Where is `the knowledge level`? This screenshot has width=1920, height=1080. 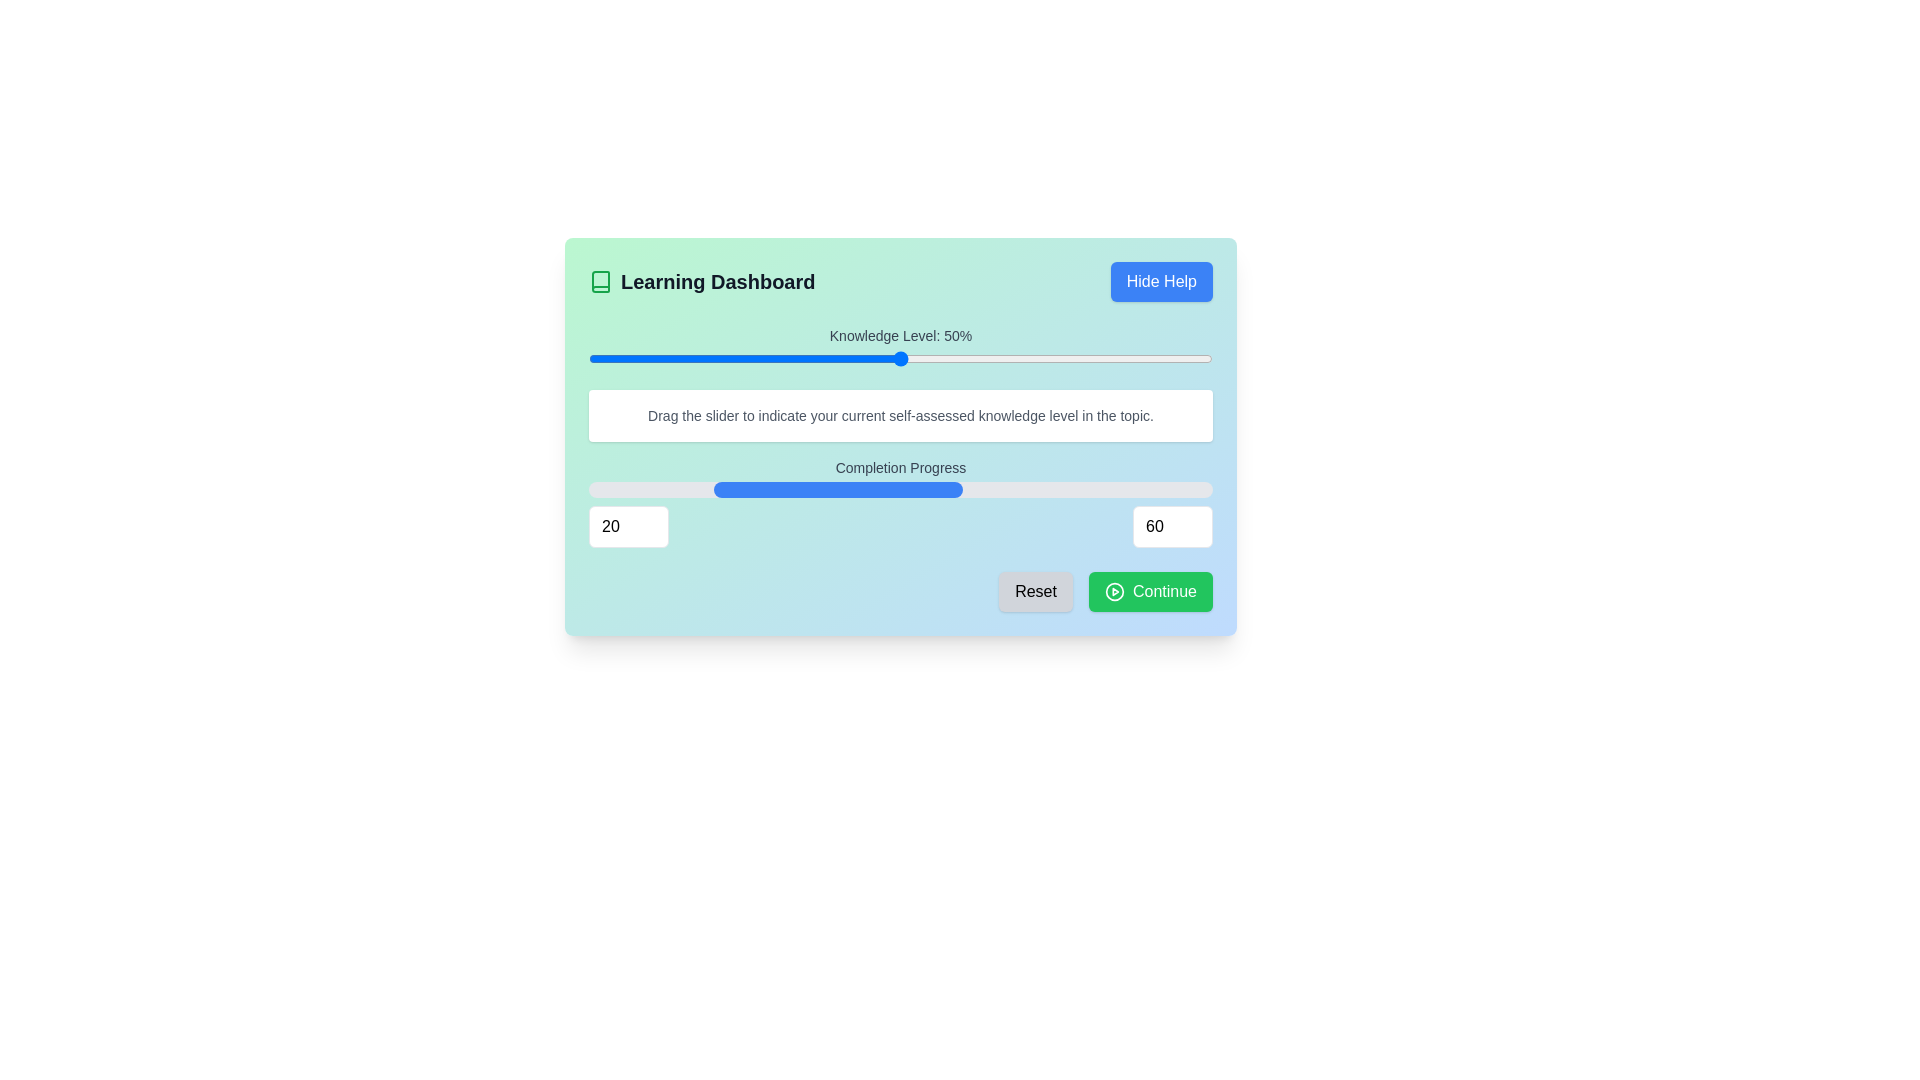 the knowledge level is located at coordinates (963, 357).